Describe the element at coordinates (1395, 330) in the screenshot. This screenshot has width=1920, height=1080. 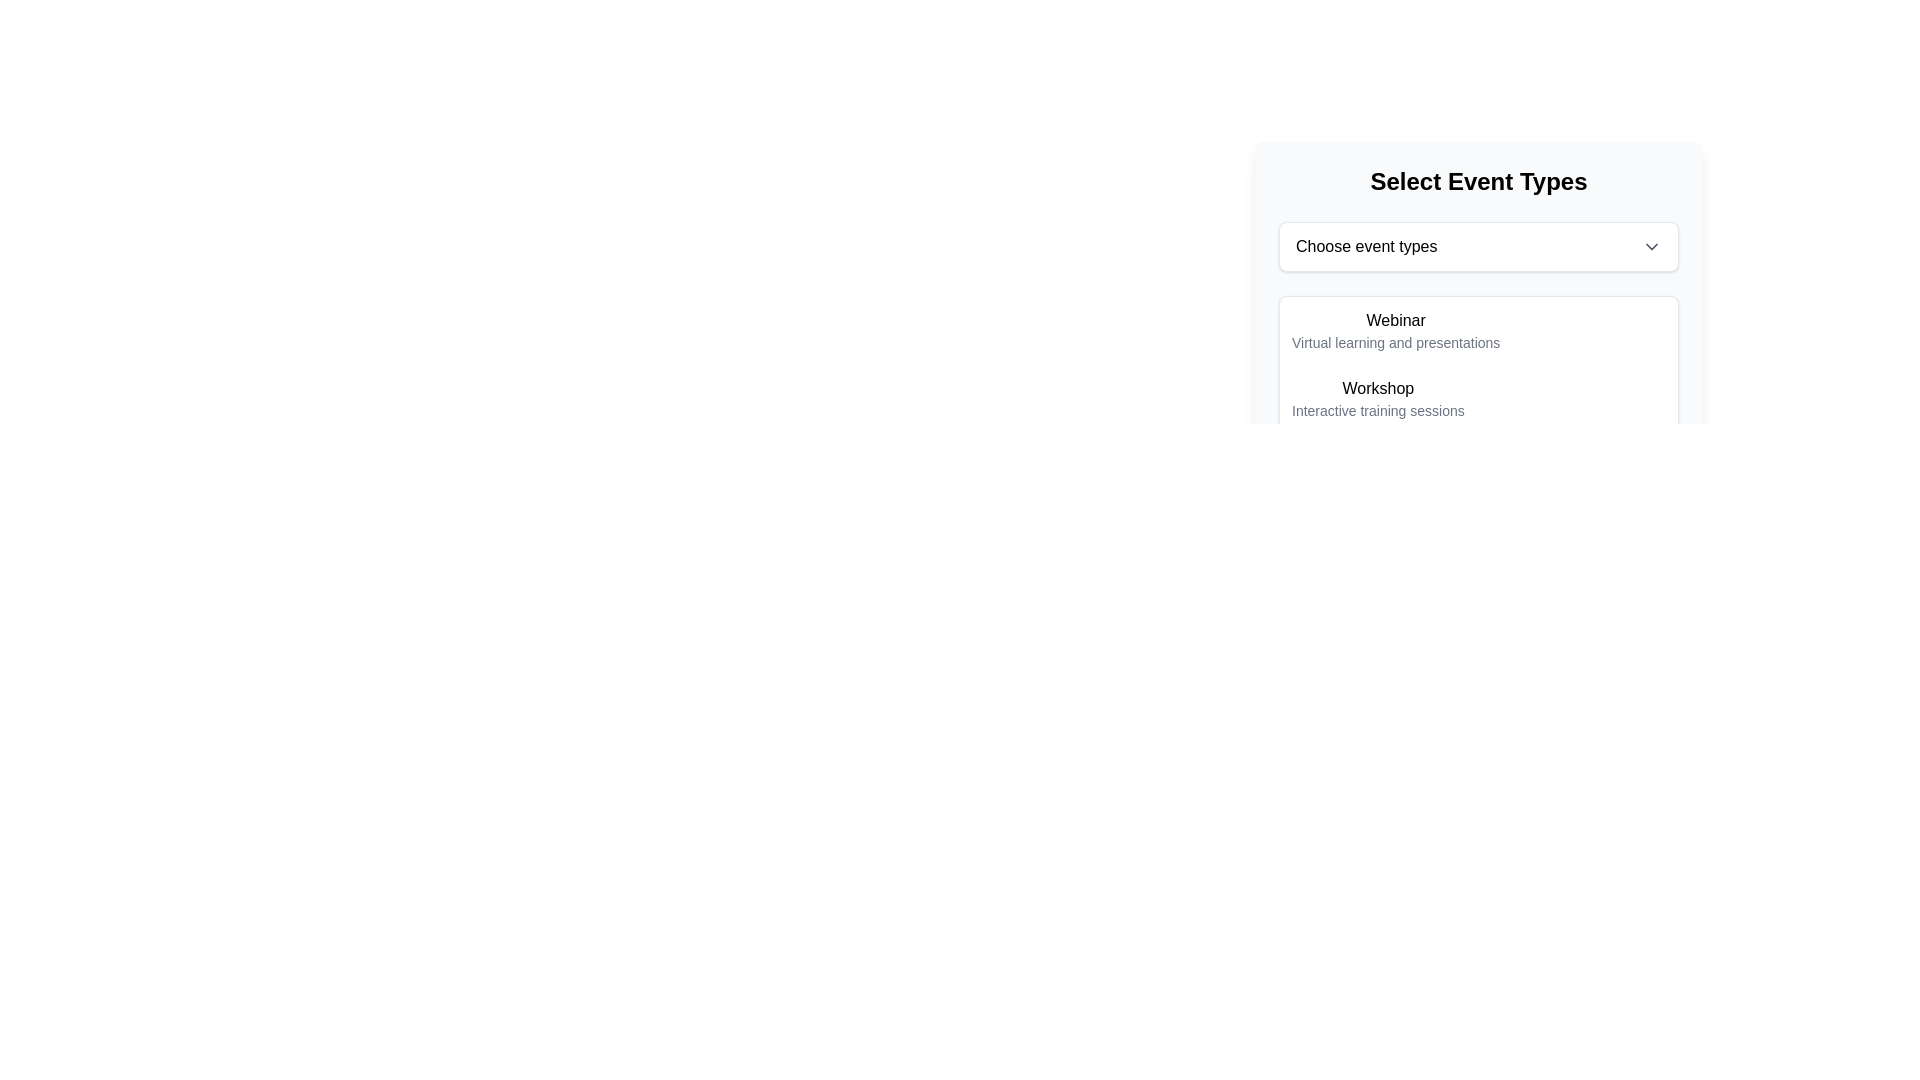
I see `on the first list item labeled 'Webinar' under the section 'Select Event Types'` at that location.